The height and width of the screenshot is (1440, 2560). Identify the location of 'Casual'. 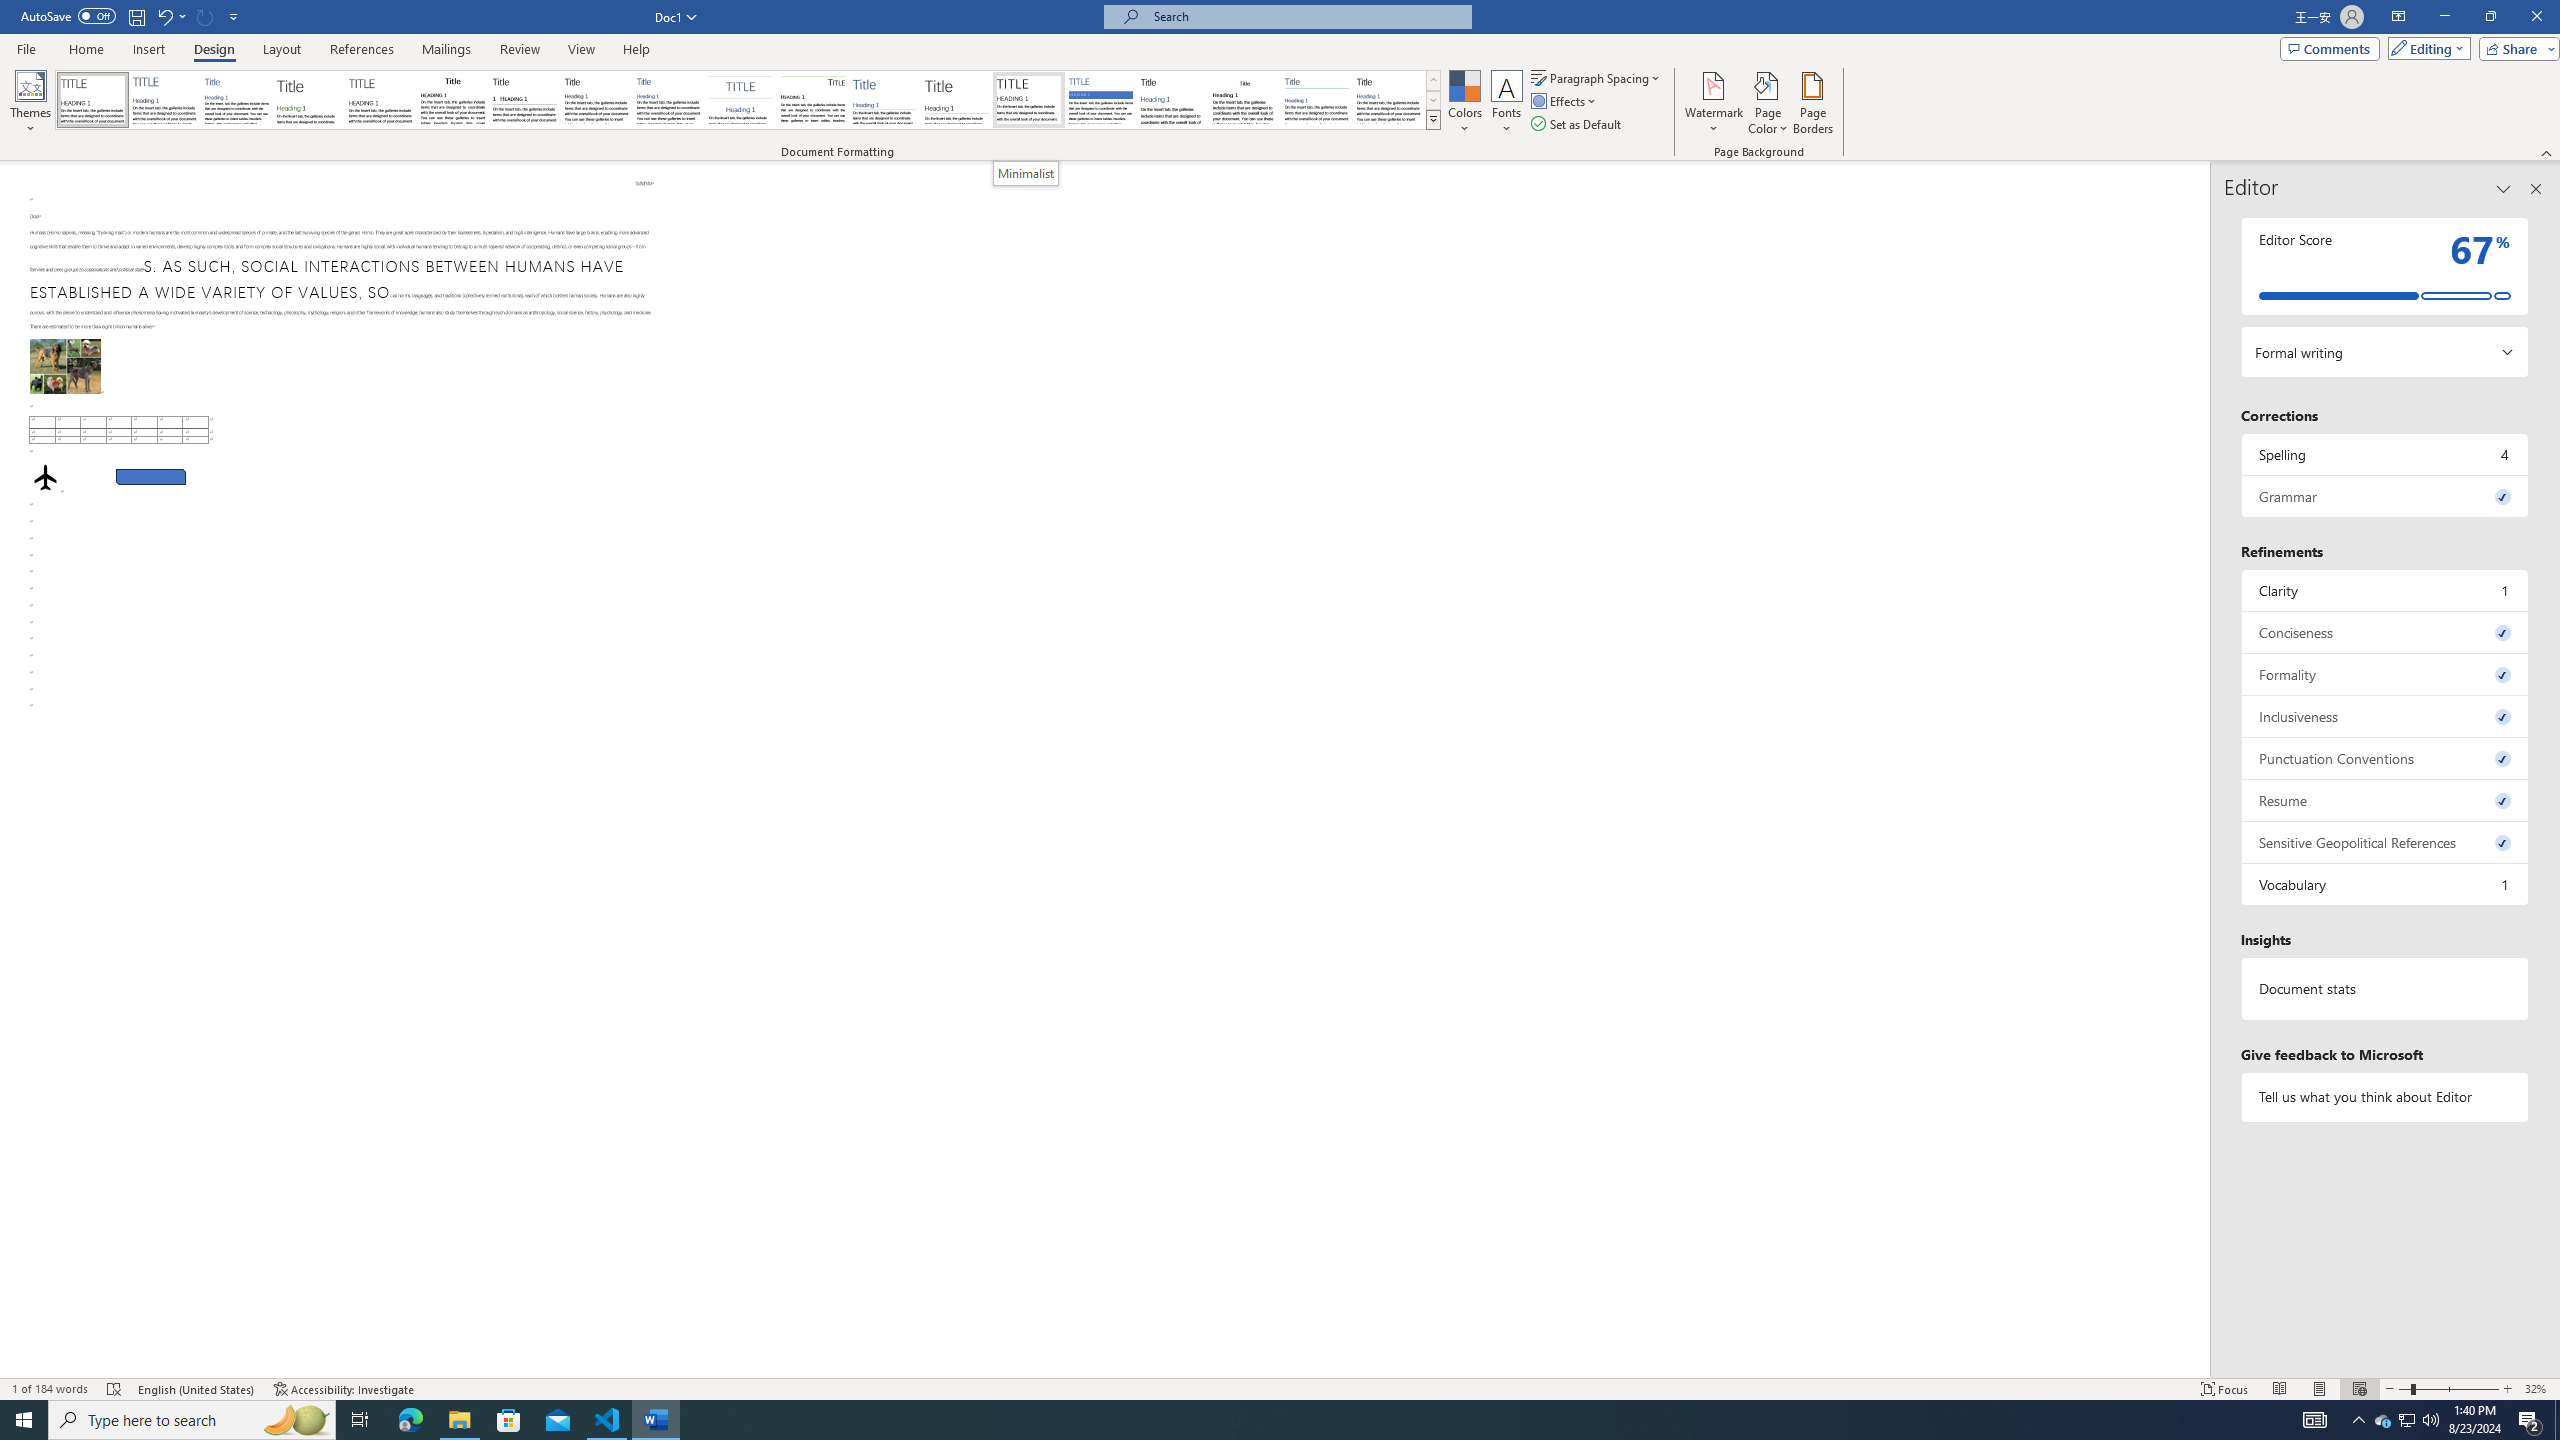
(668, 99).